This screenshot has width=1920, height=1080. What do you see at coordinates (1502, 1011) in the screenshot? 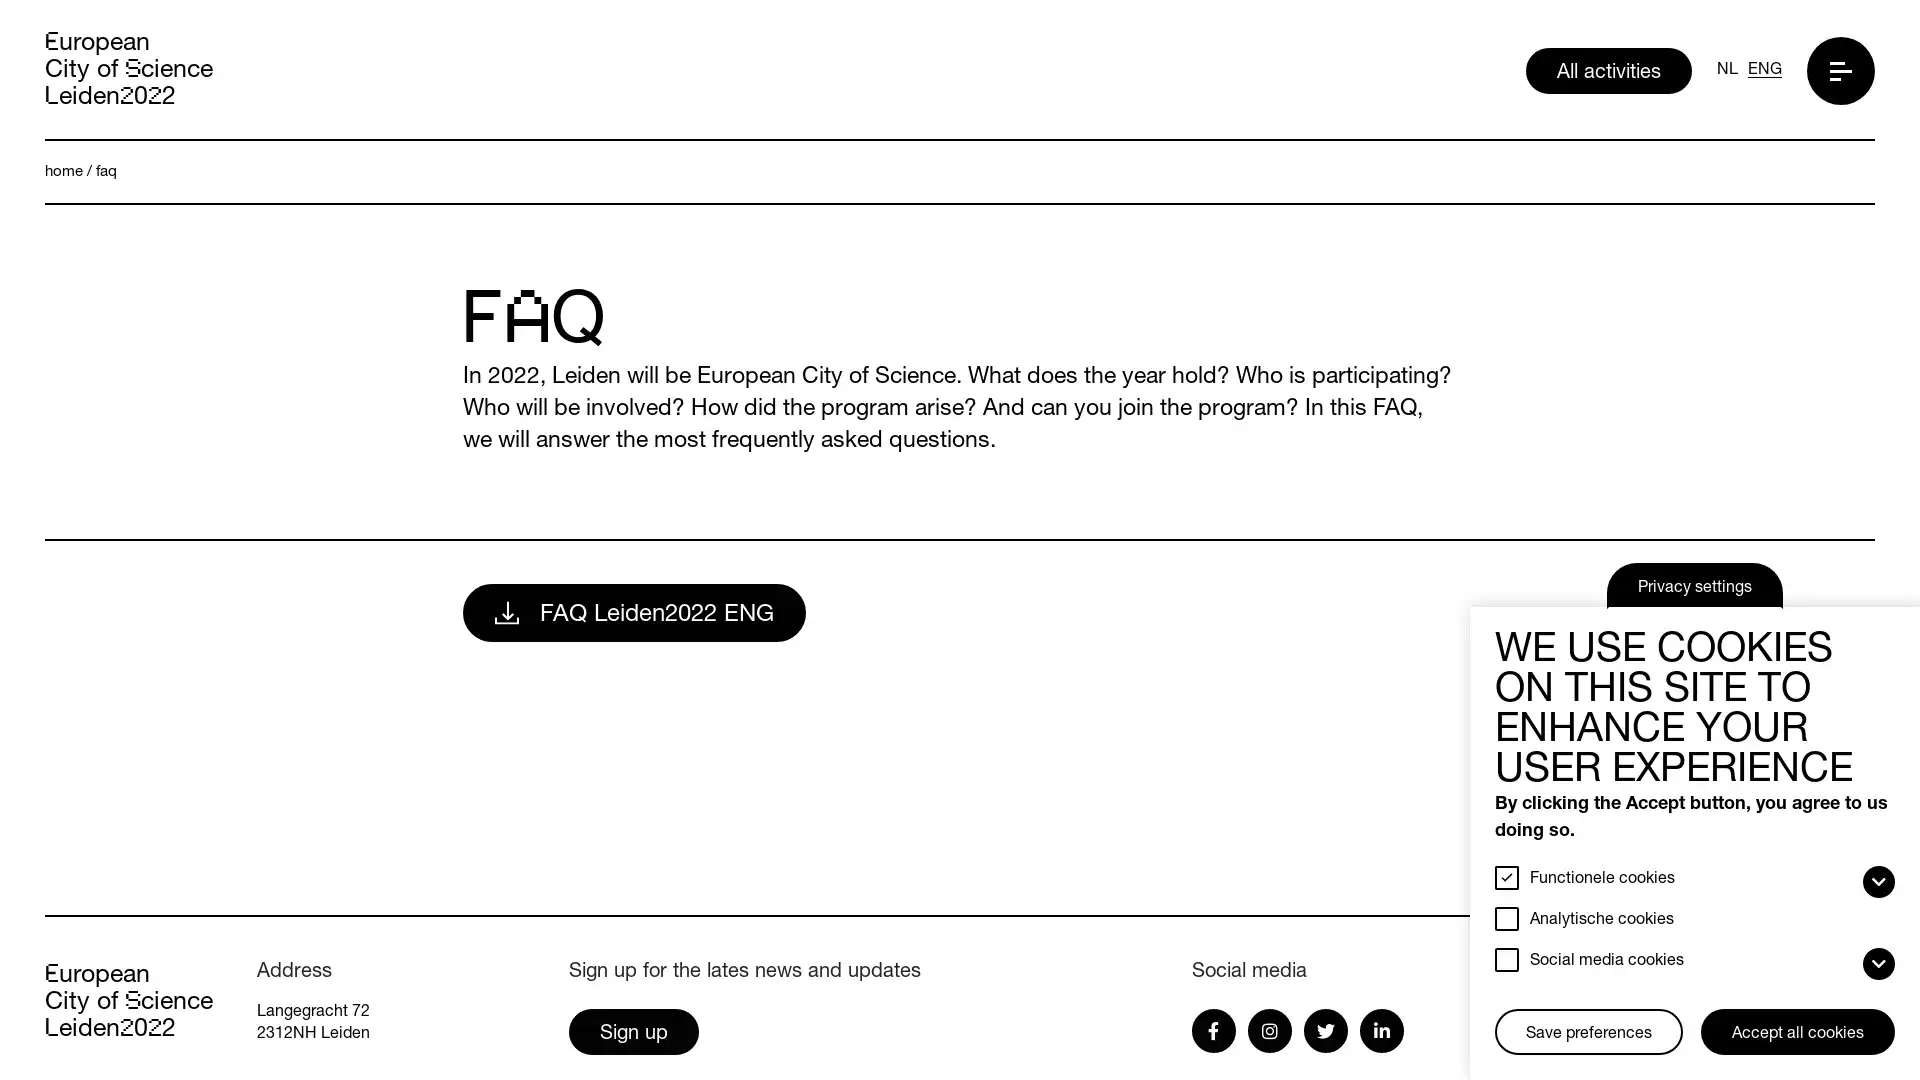
I see `Withdraw consent` at bounding box center [1502, 1011].